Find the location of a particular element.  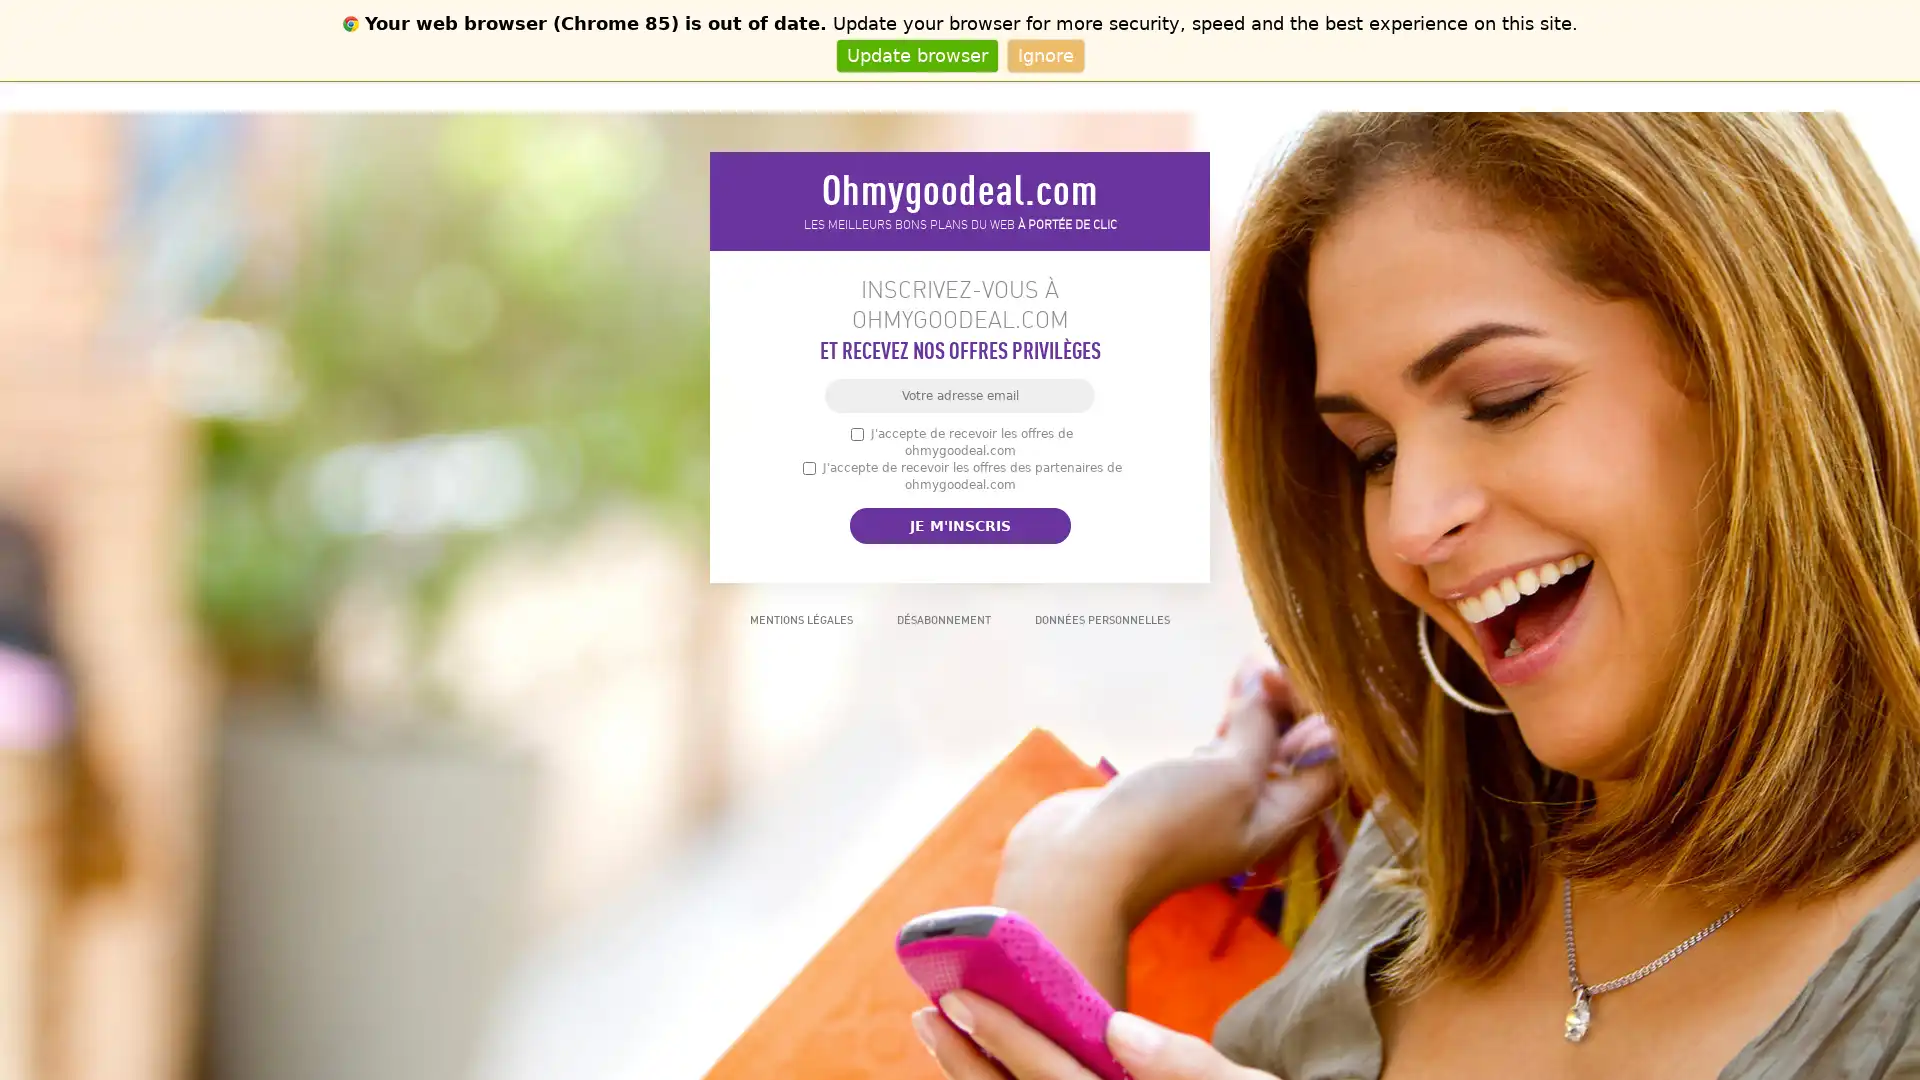

Je m'inscris is located at coordinates (958, 524).